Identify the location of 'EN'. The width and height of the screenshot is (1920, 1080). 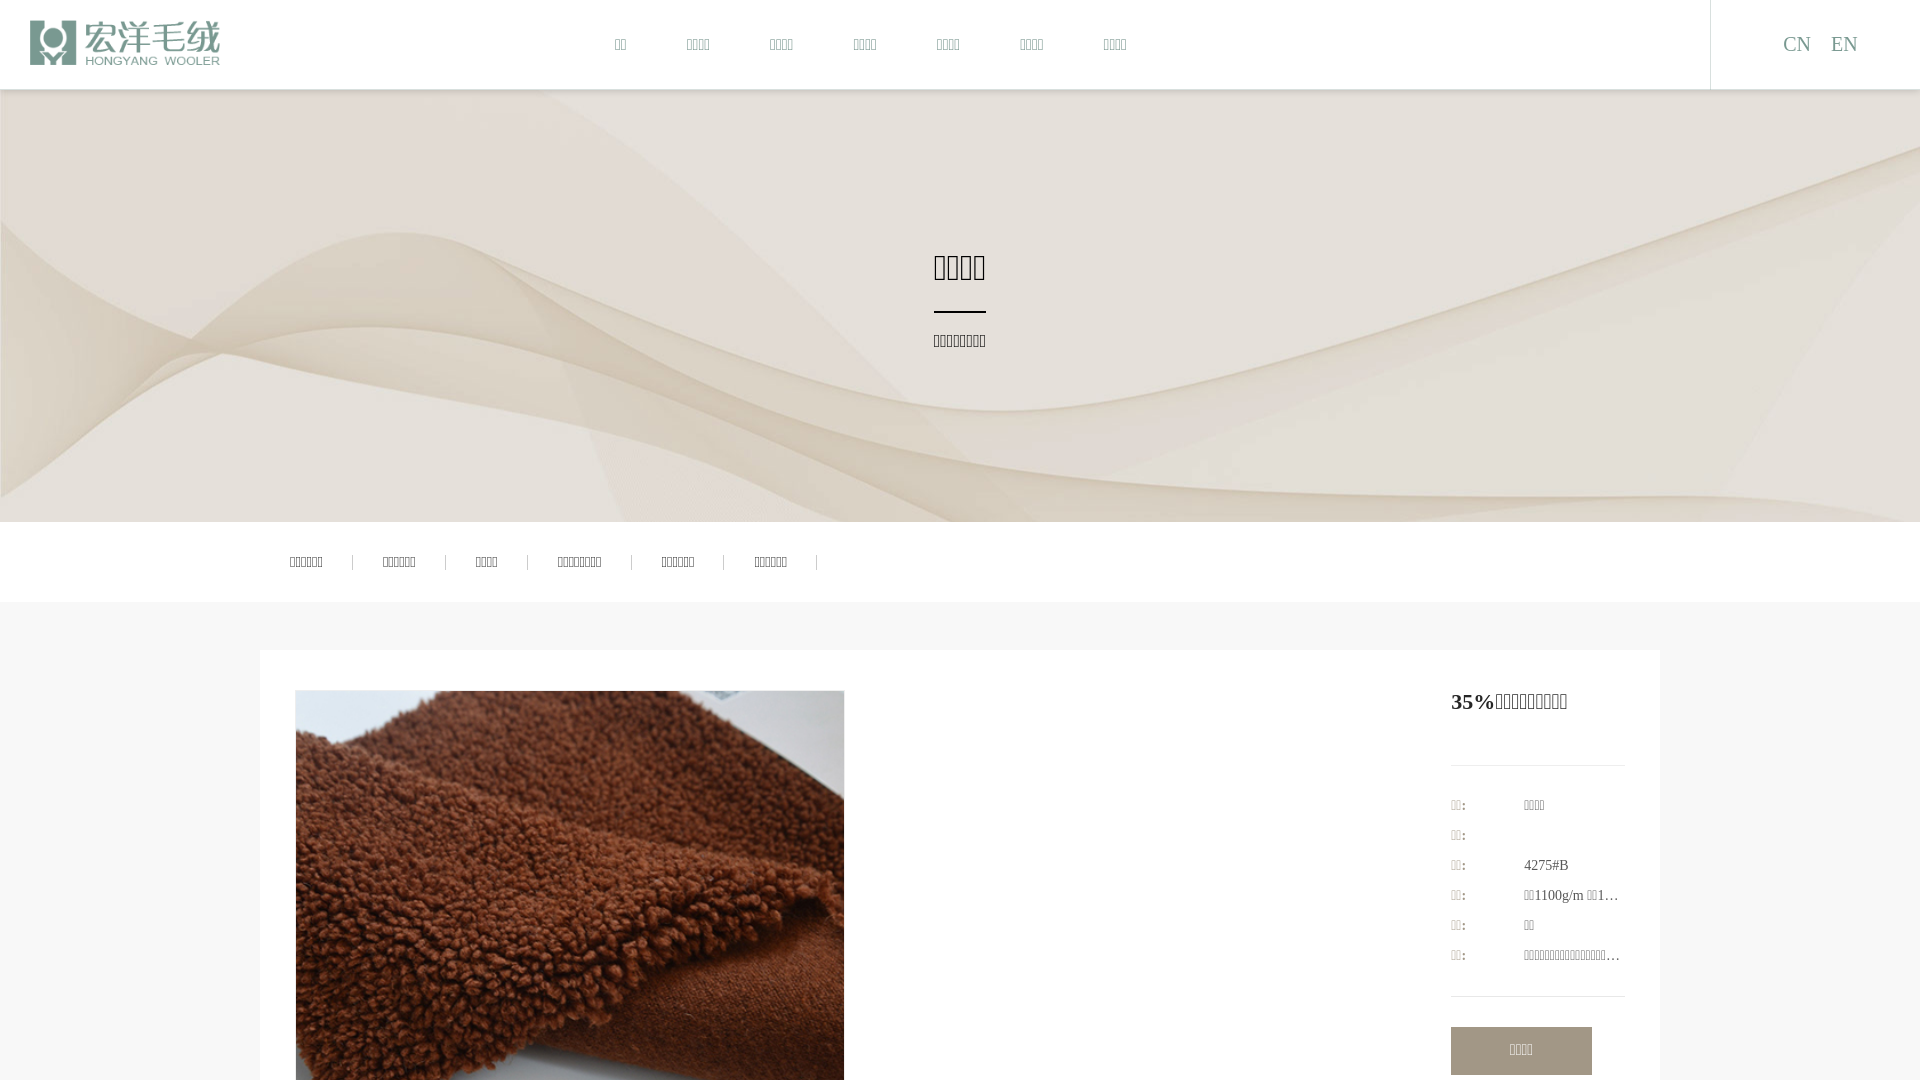
(1820, 43).